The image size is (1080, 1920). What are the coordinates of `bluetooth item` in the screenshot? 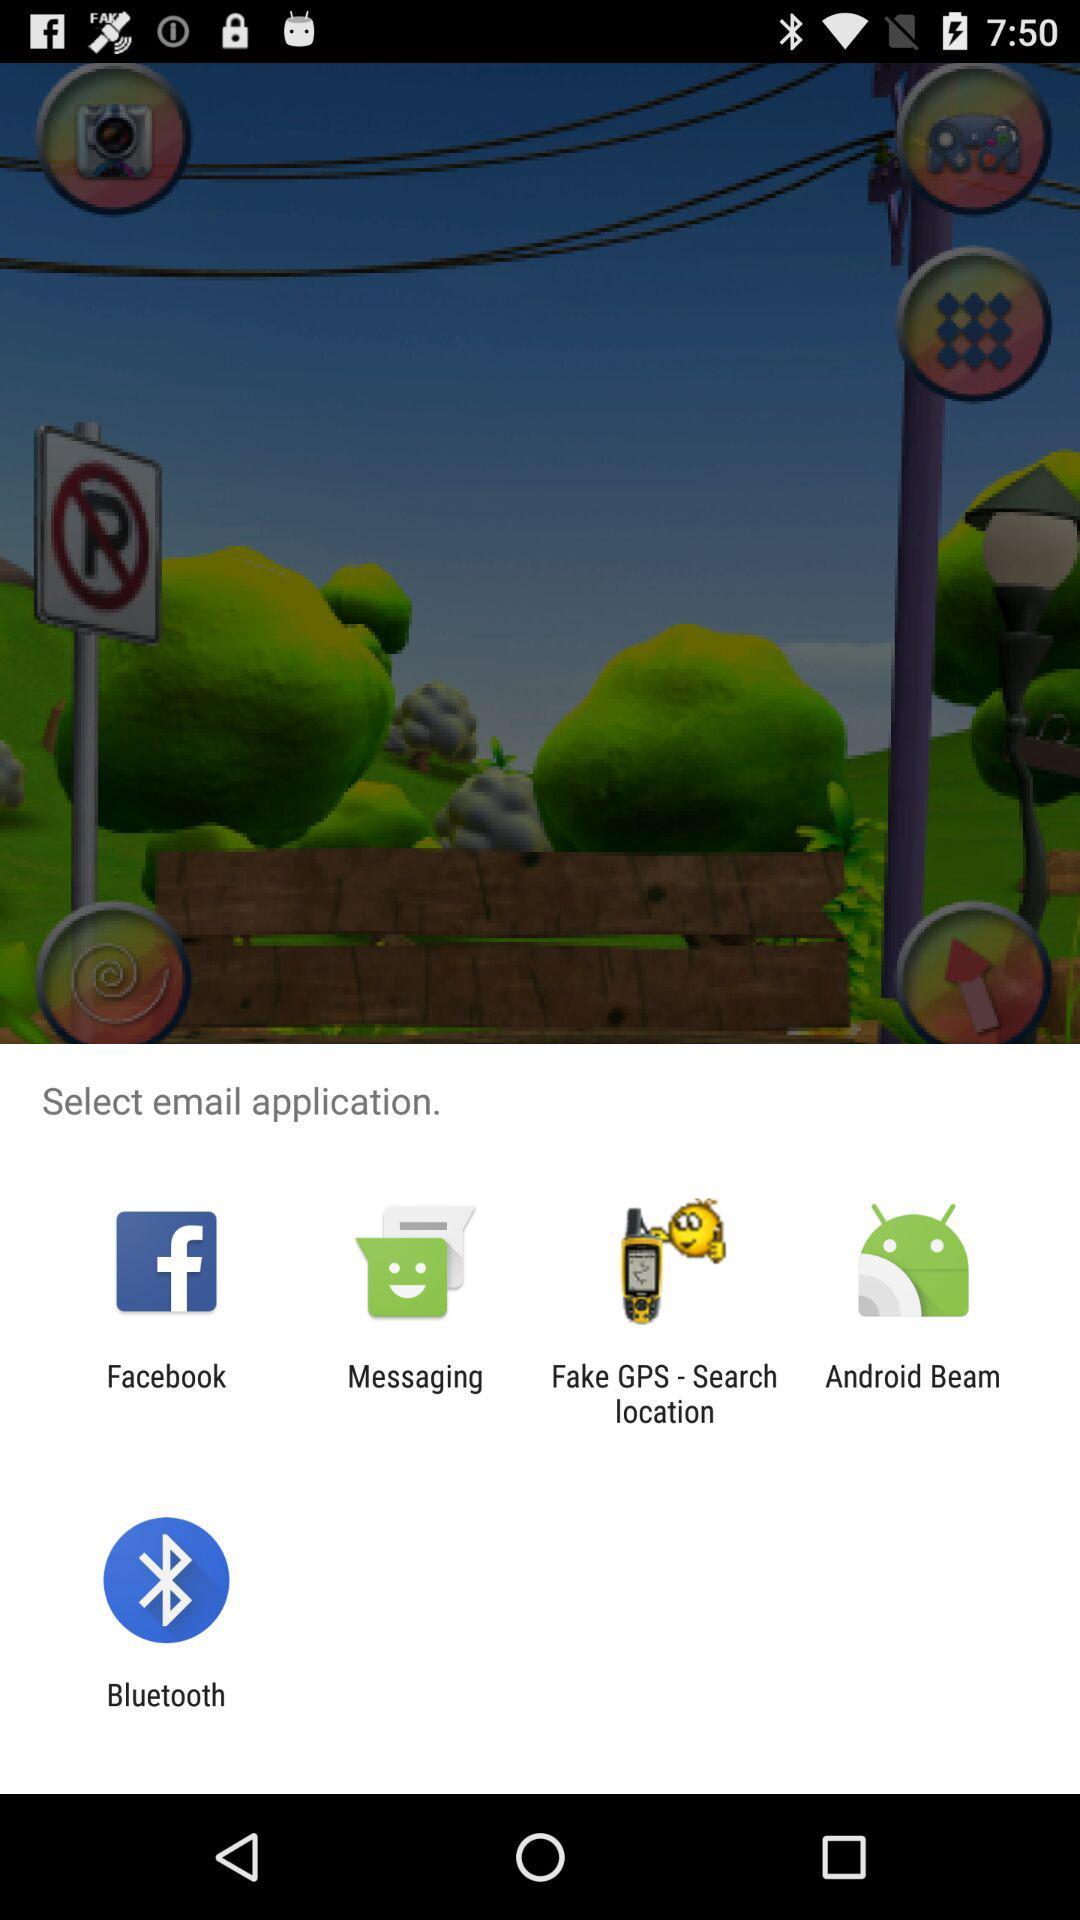 It's located at (165, 1711).